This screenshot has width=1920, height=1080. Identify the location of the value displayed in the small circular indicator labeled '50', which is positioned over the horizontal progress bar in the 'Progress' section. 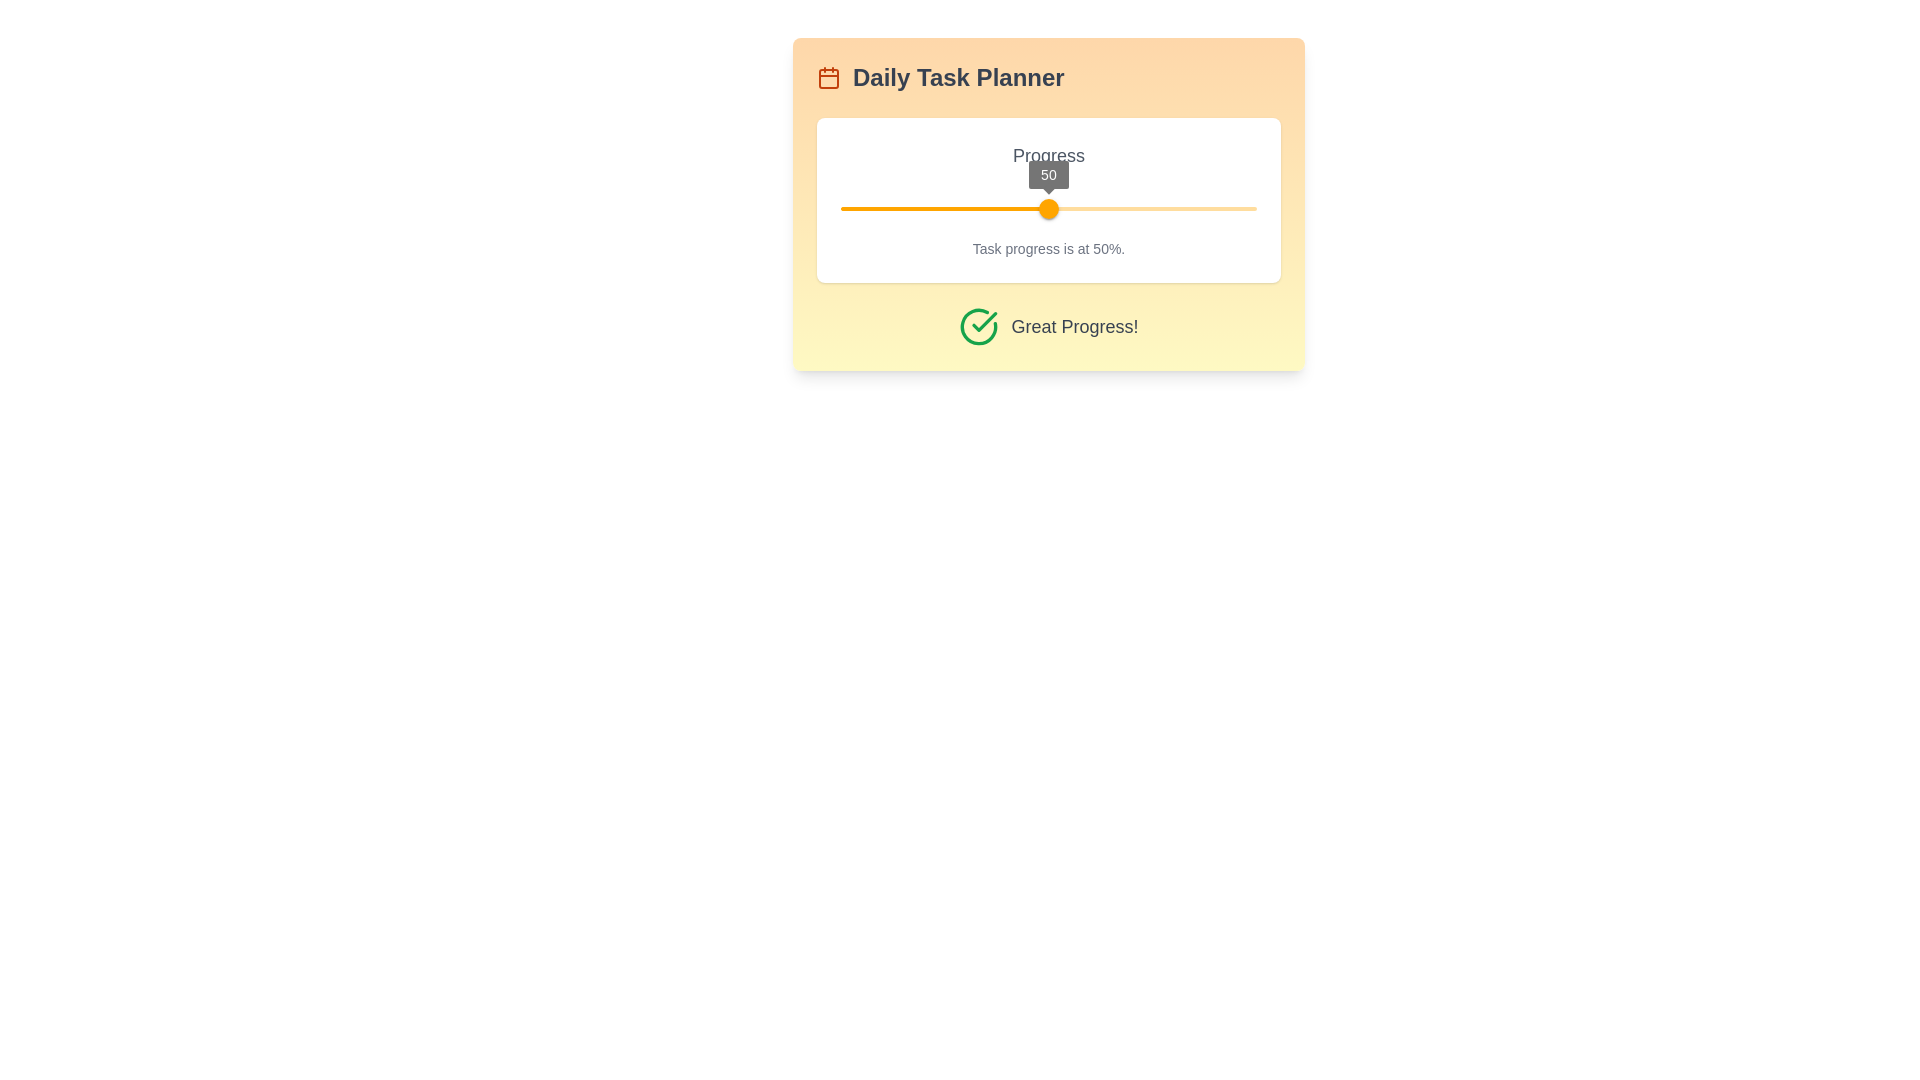
(1048, 172).